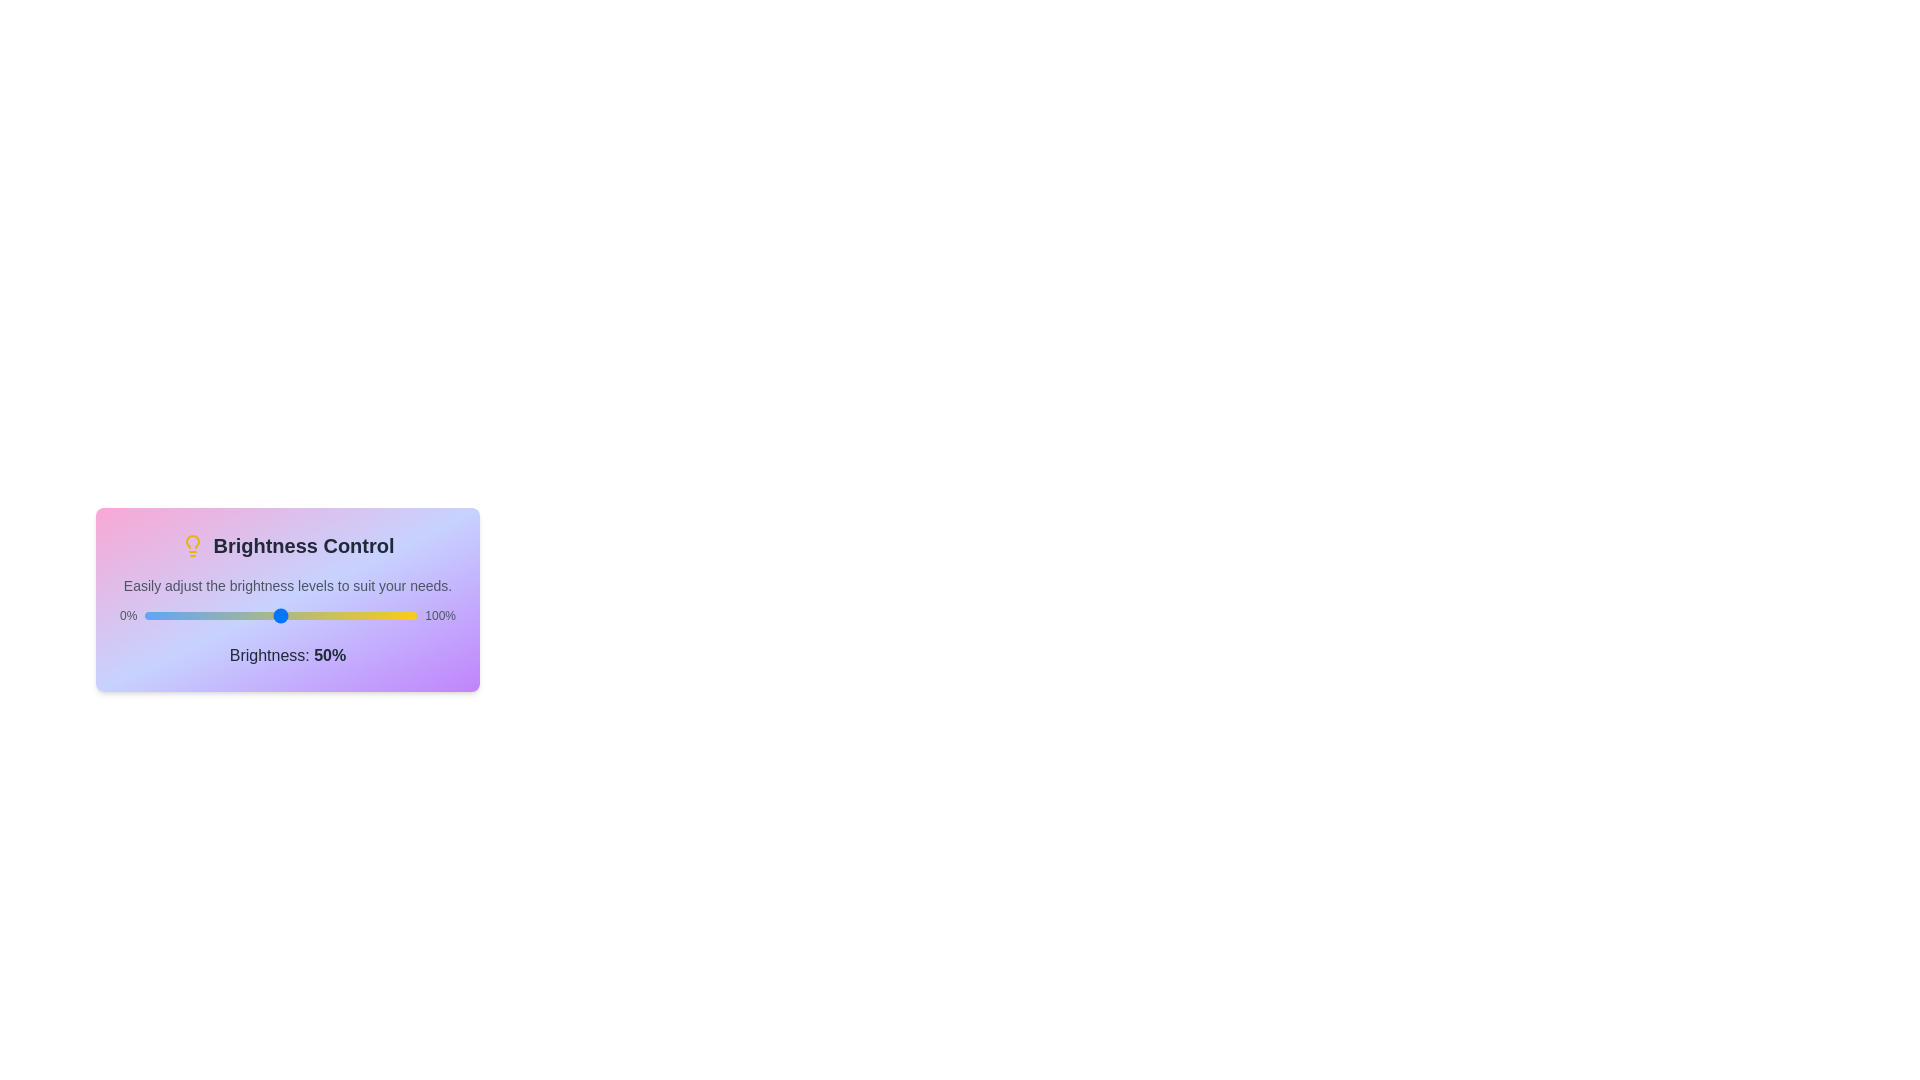 This screenshot has width=1920, height=1080. I want to click on the brightness to 99% by moving the slider, so click(413, 615).